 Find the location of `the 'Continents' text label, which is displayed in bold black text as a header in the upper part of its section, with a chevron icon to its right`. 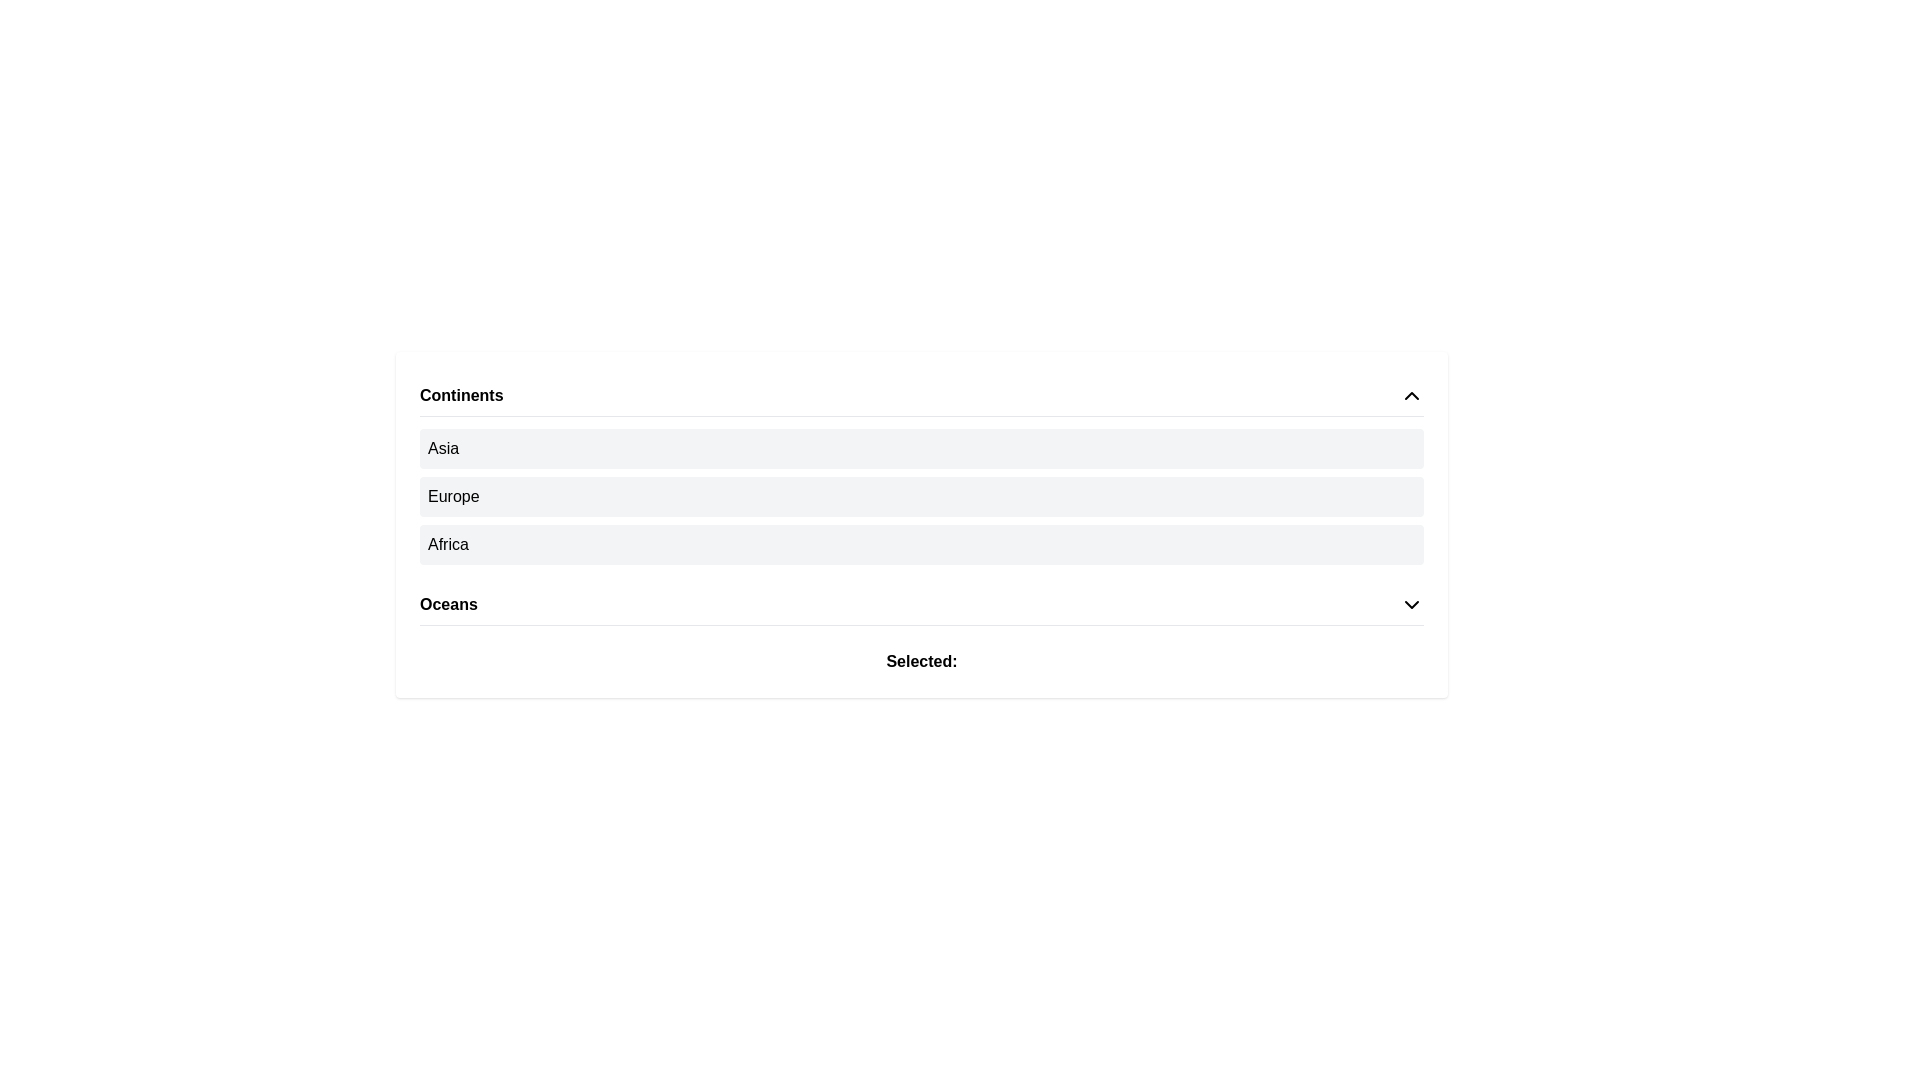

the 'Continents' text label, which is displayed in bold black text as a header in the upper part of its section, with a chevron icon to its right is located at coordinates (460, 396).